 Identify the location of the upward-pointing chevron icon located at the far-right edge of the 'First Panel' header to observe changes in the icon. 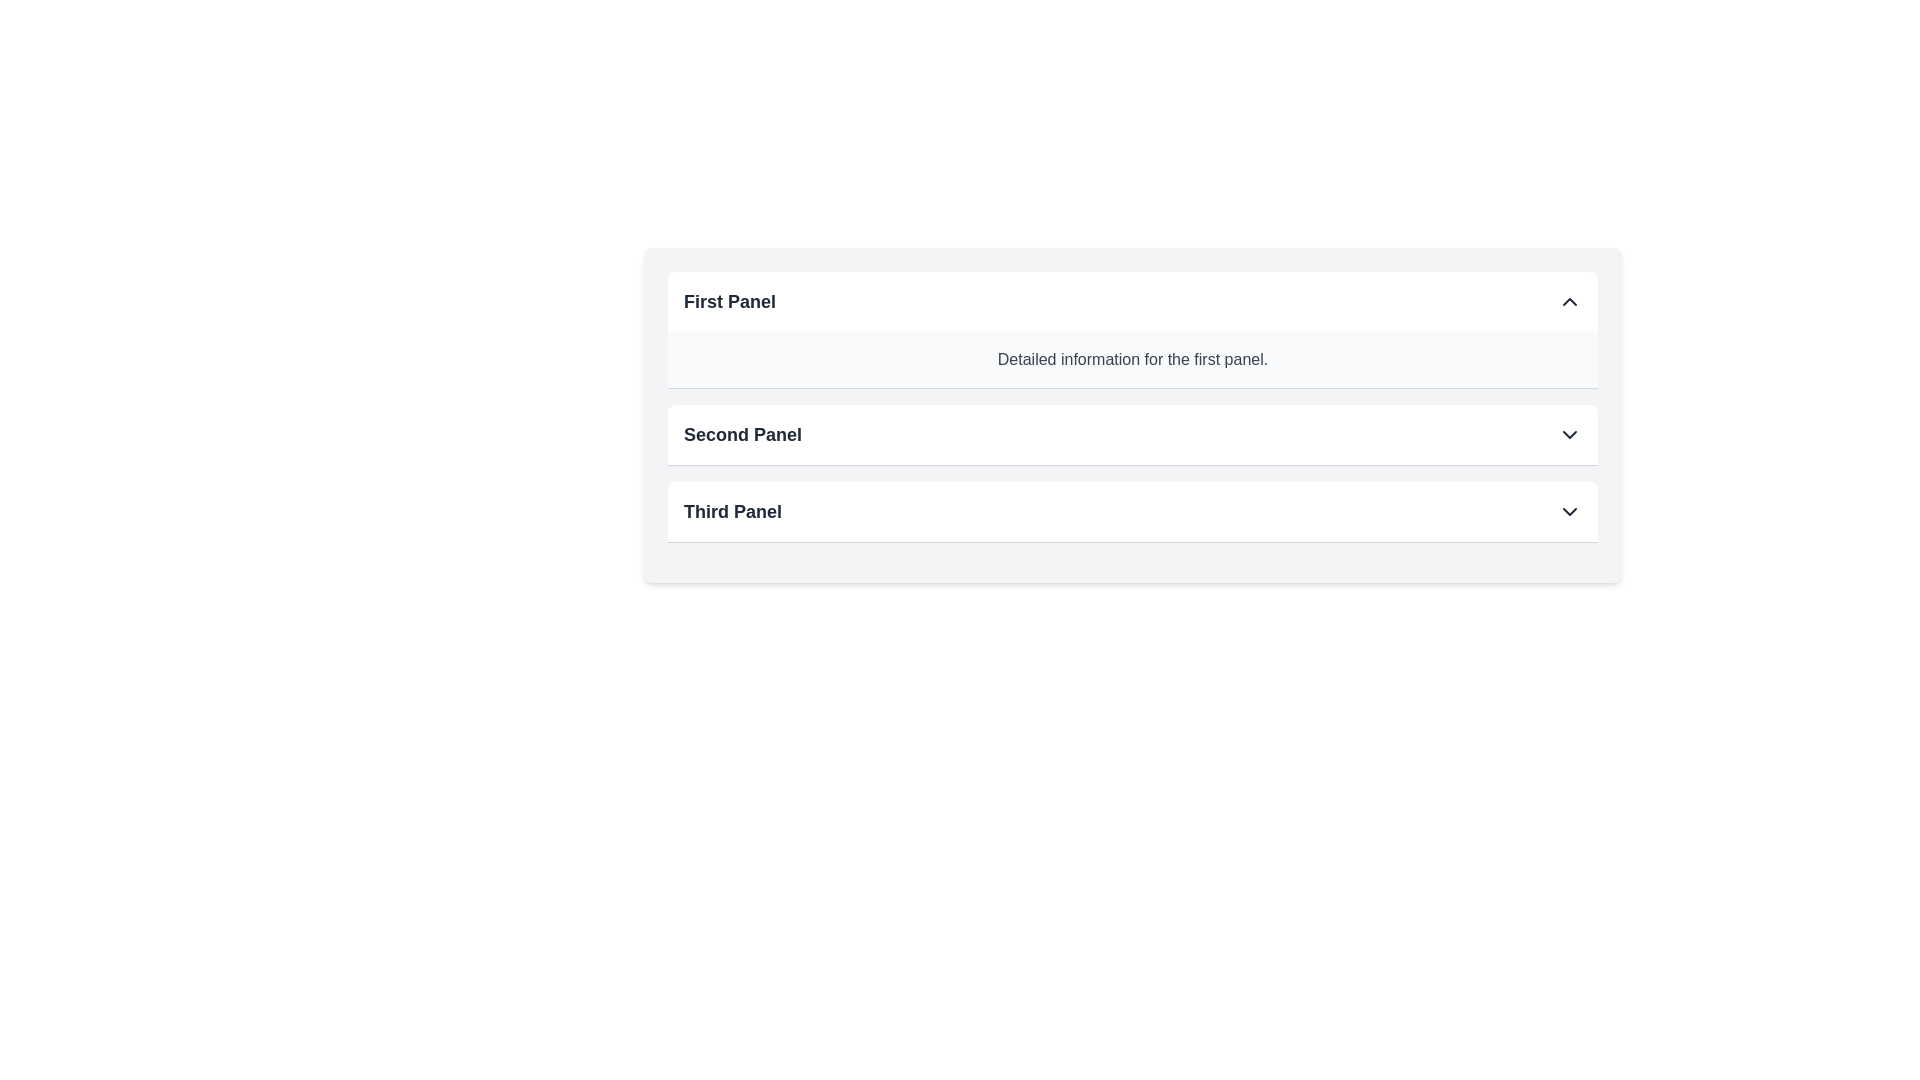
(1568, 301).